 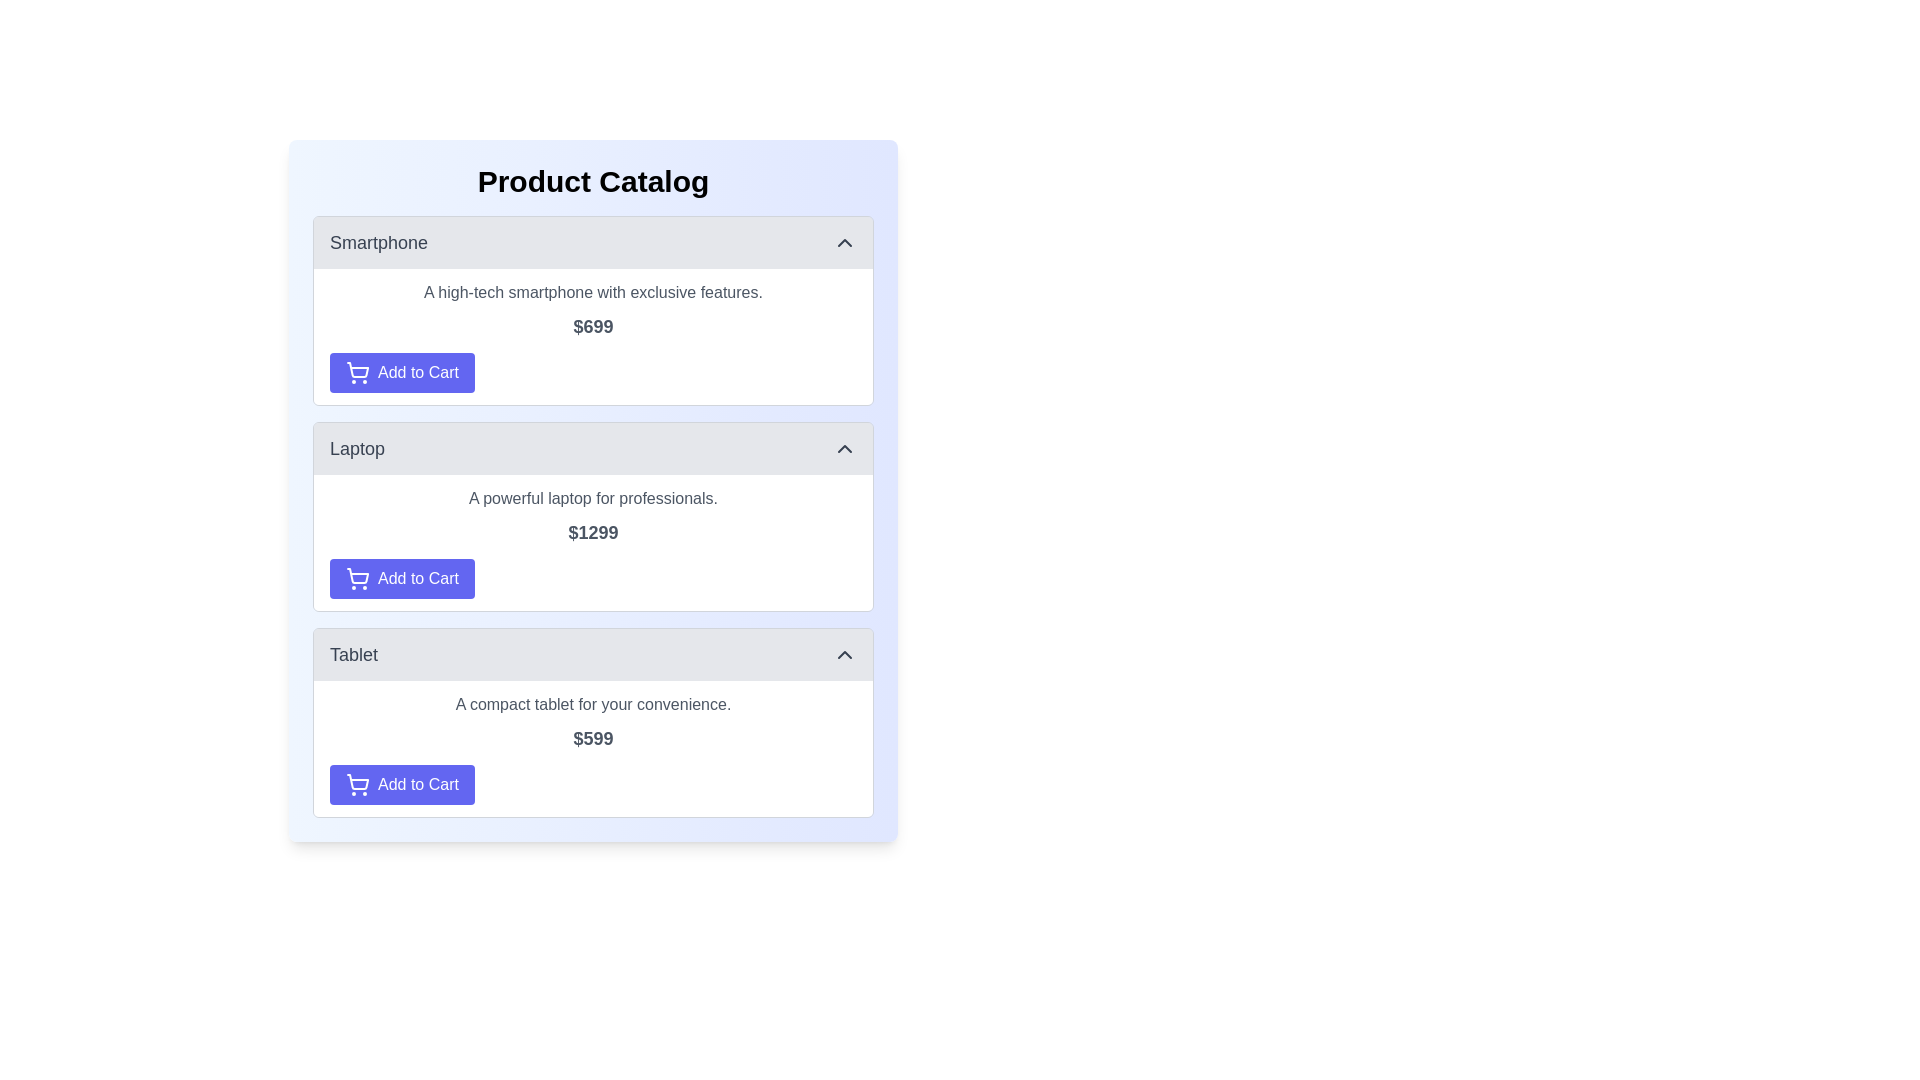 What do you see at coordinates (358, 576) in the screenshot?
I see `the 'Add to Cart' button for the 'Laptop' item, which is represented by a shopping cart icon` at bounding box center [358, 576].